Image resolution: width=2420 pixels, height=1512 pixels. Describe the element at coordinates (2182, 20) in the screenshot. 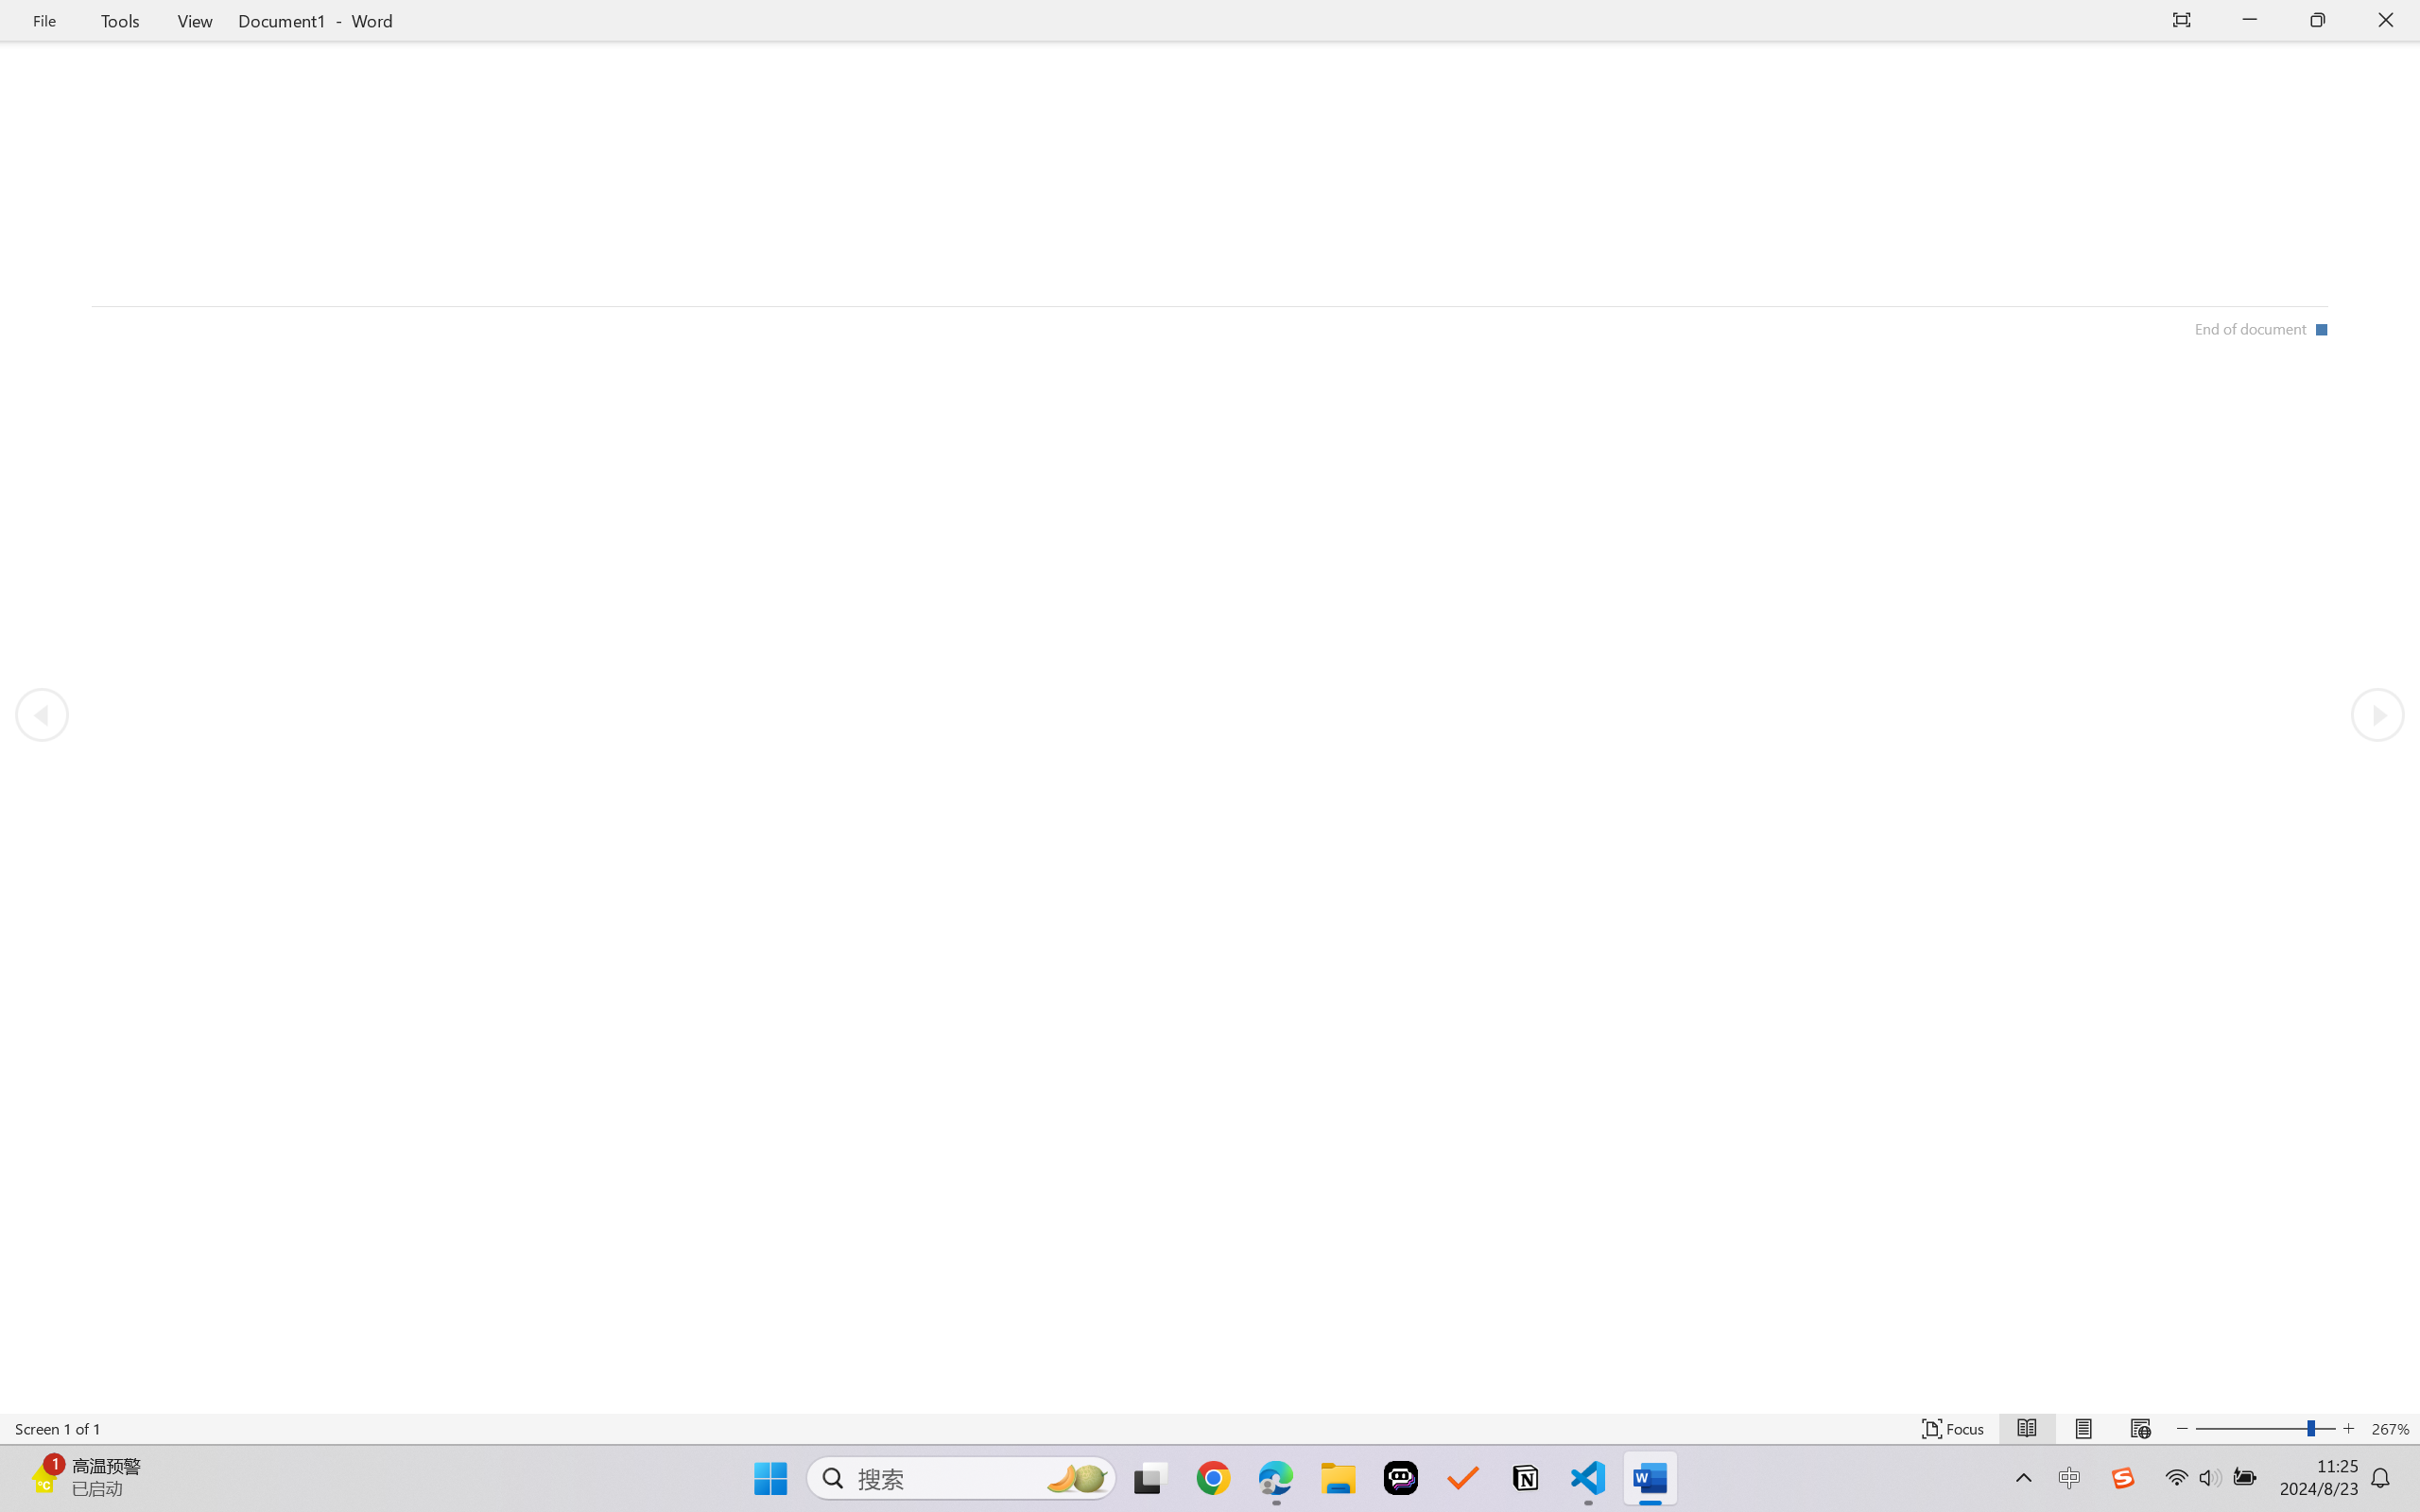

I see `'Auto-hide Reading Toolbar'` at that location.